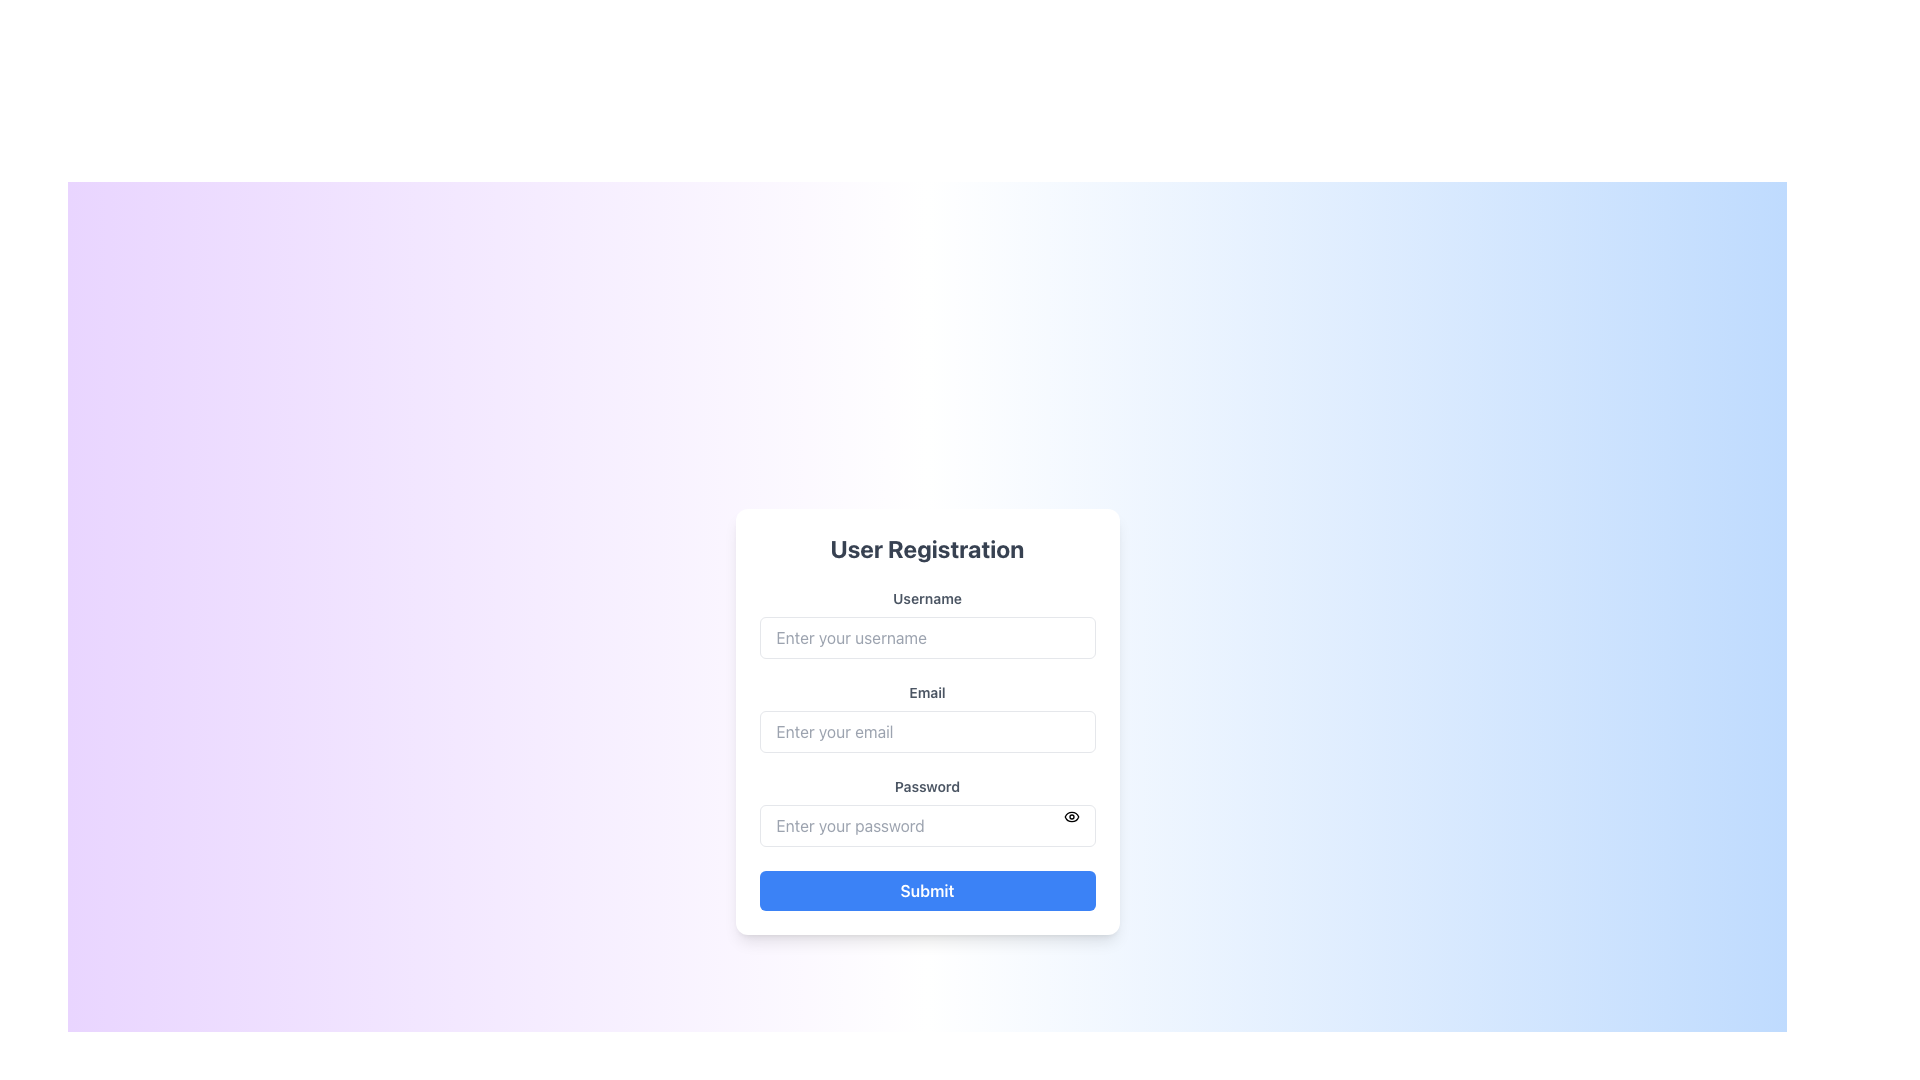  Describe the element at coordinates (926, 890) in the screenshot. I see `the submit button located at the bottom of the 'User Registration' form` at that location.